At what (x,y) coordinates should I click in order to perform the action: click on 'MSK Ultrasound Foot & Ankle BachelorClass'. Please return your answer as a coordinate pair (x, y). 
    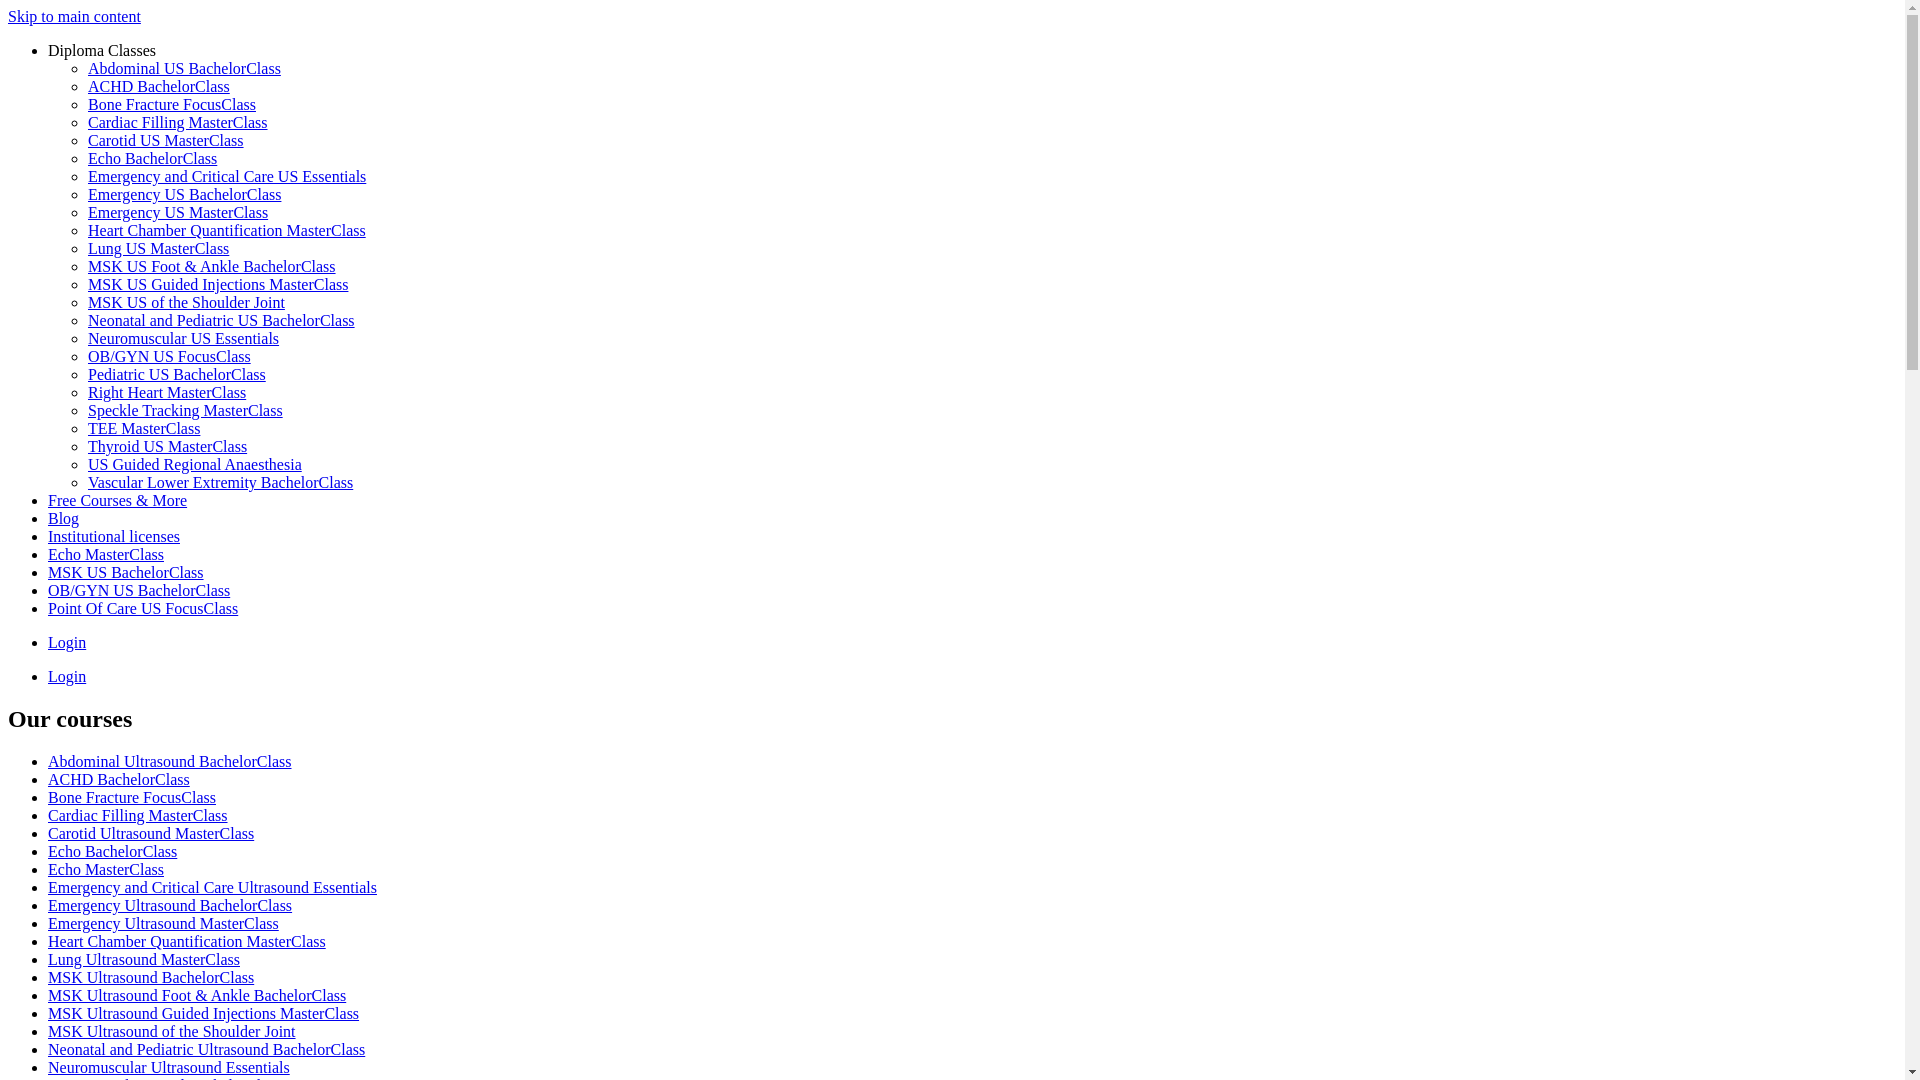
    Looking at the image, I should click on (196, 995).